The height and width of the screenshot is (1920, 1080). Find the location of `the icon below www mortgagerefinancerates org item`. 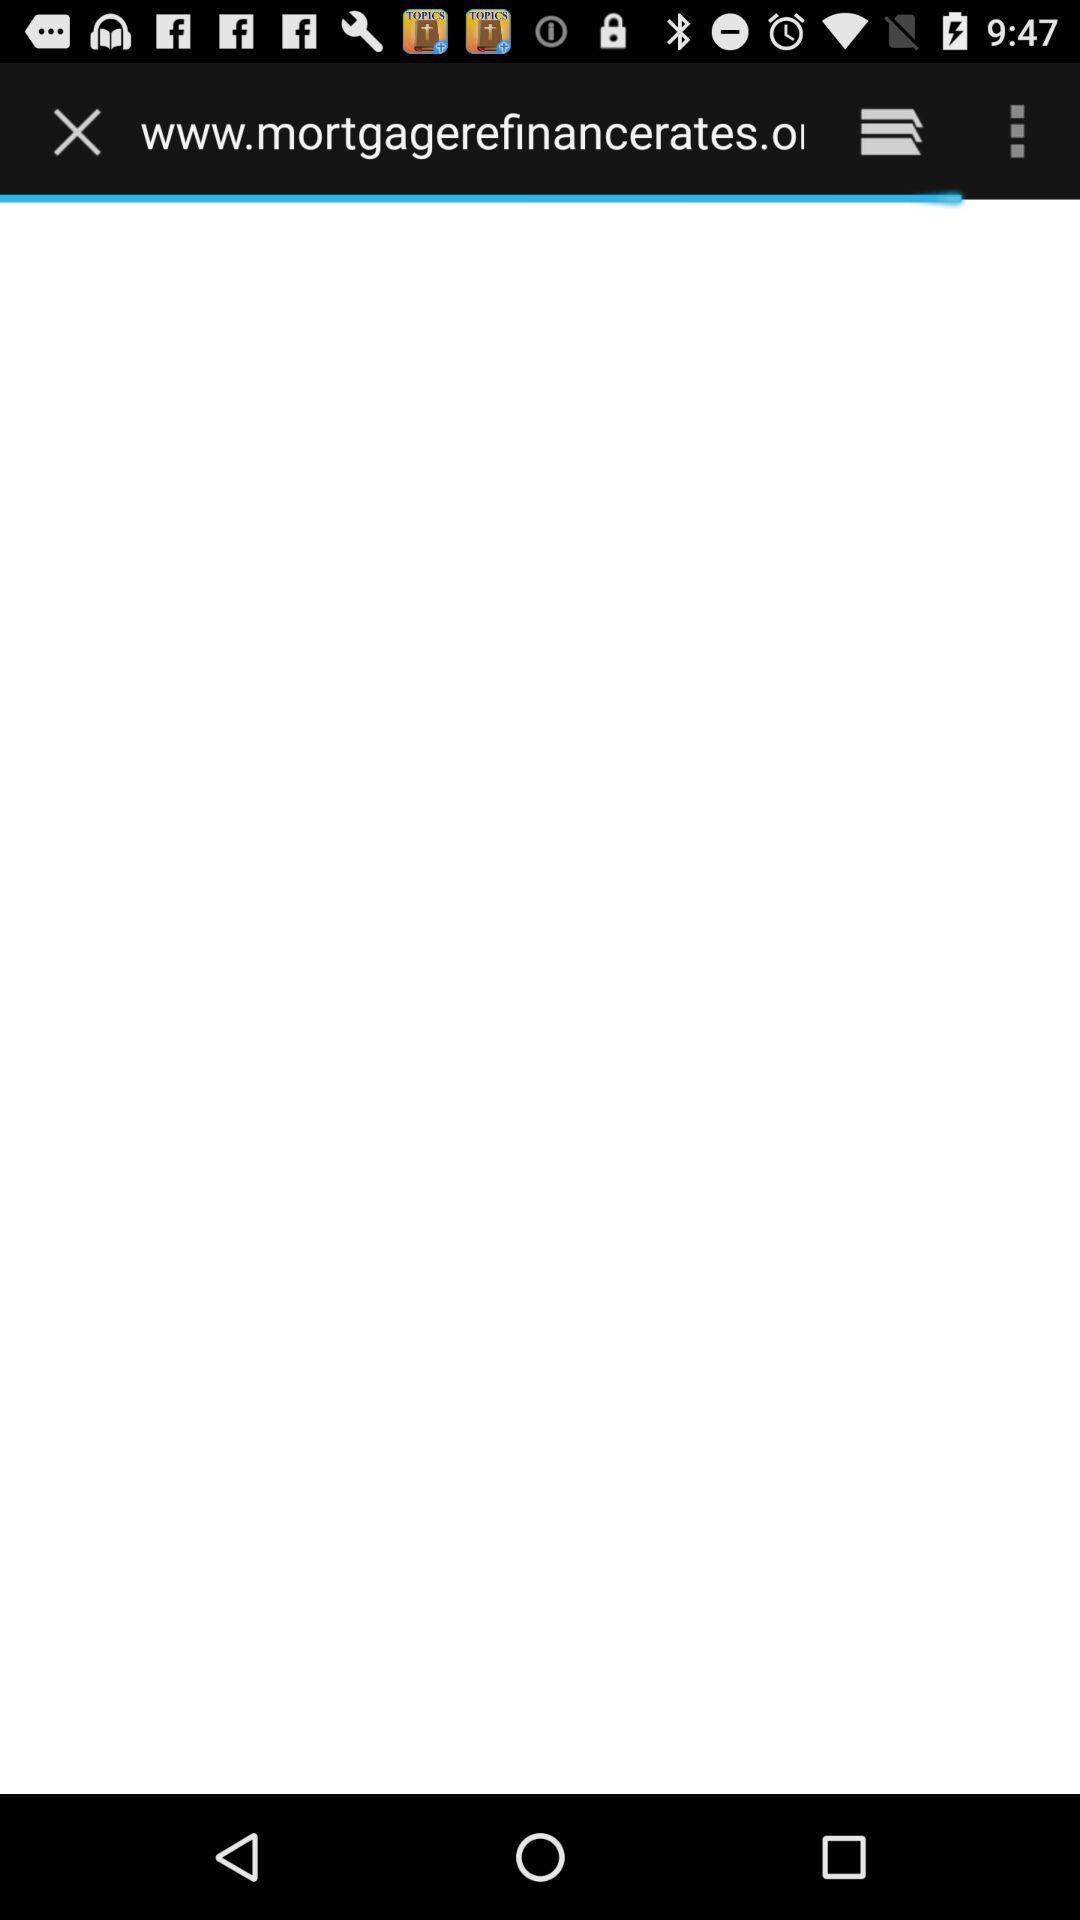

the icon below www mortgagerefinancerates org item is located at coordinates (540, 996).